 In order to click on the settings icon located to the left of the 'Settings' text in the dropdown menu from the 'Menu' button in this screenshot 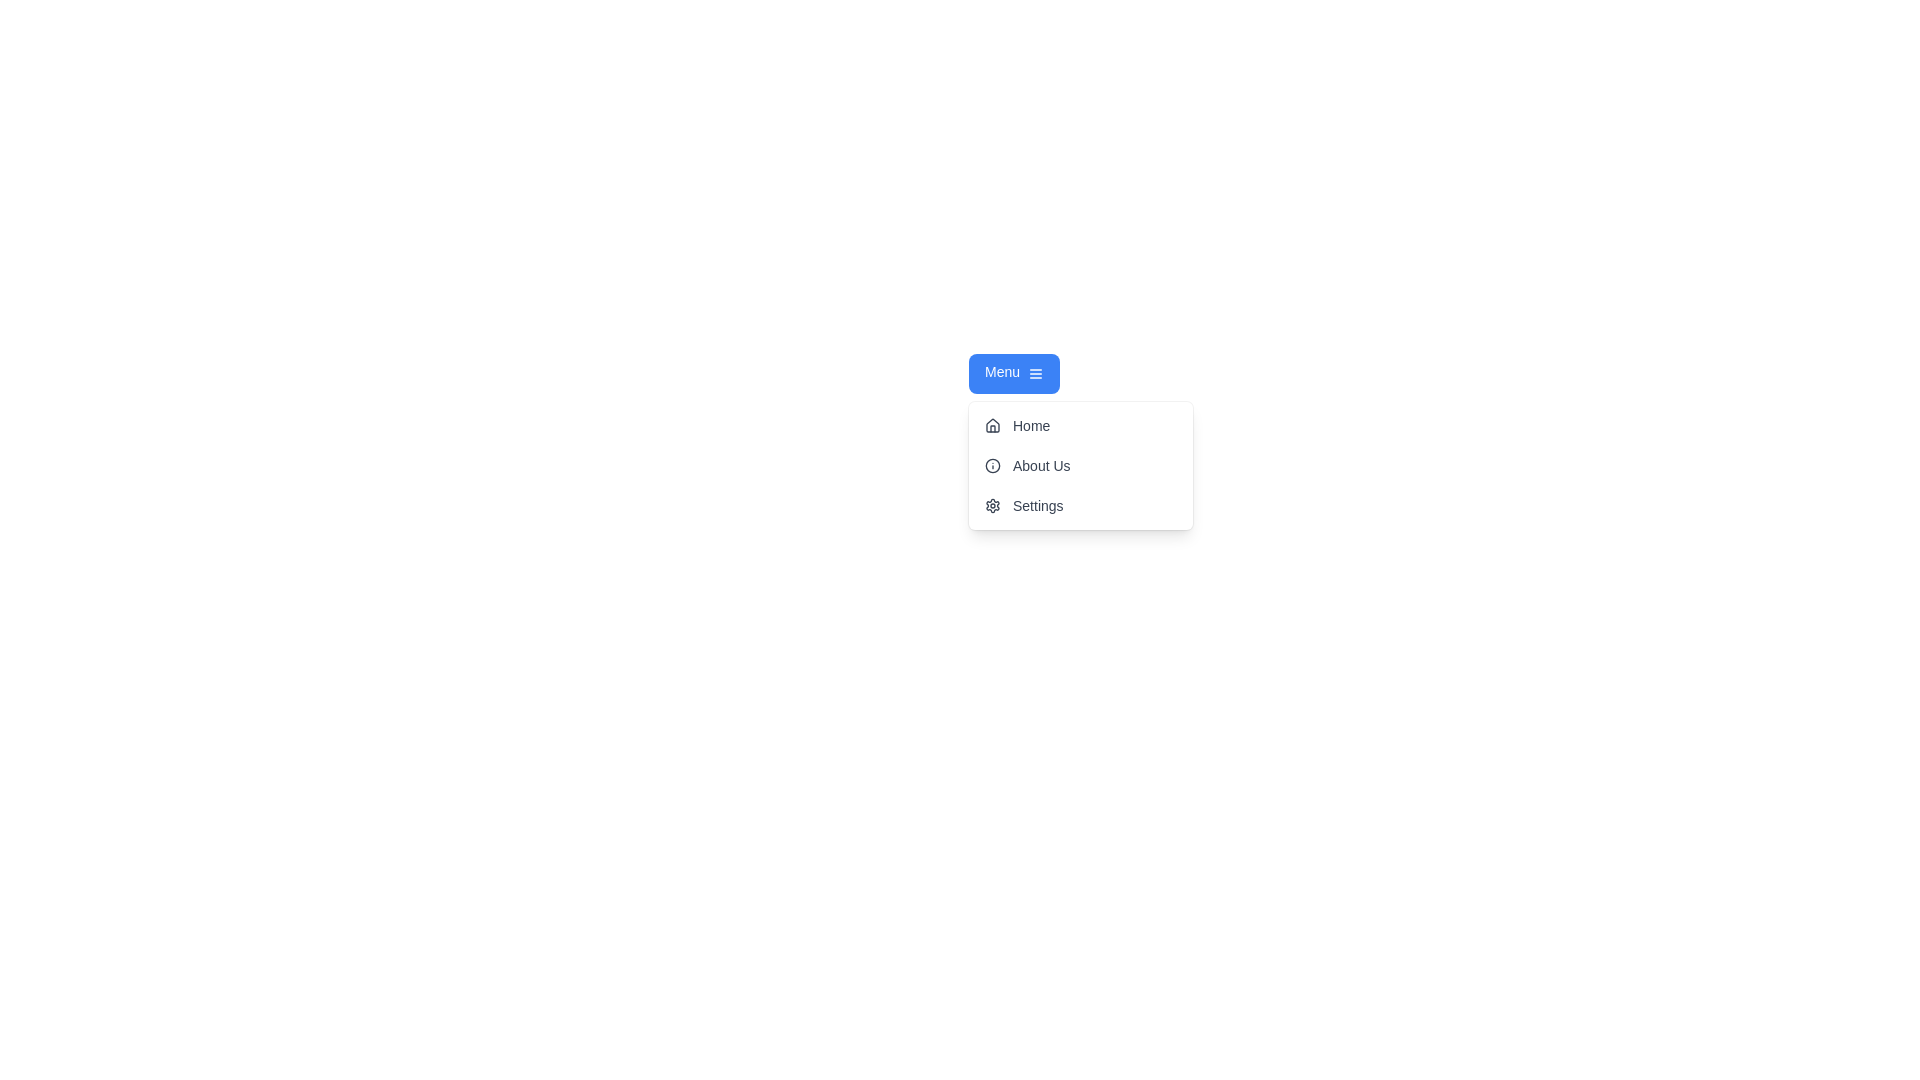, I will do `click(993, 504)`.